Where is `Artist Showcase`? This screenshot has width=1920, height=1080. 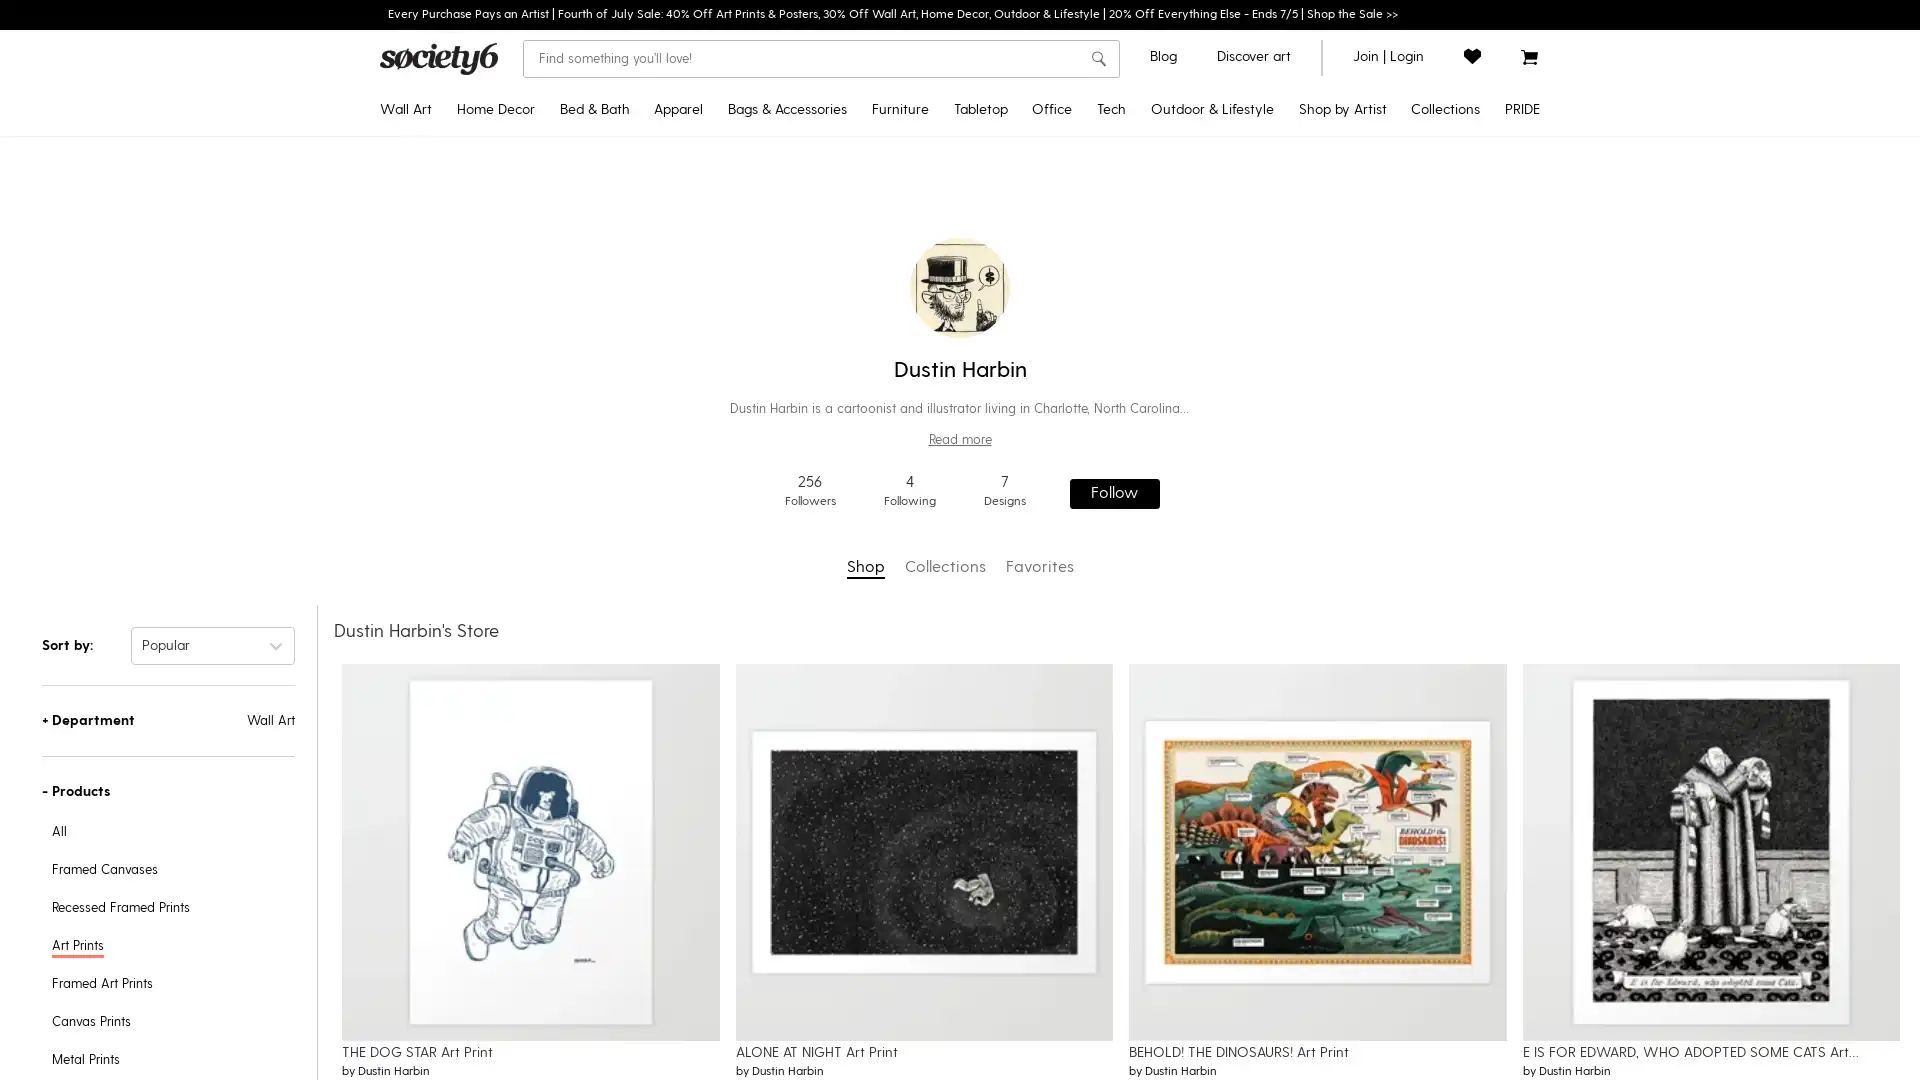 Artist Showcase is located at coordinates (1288, 385).